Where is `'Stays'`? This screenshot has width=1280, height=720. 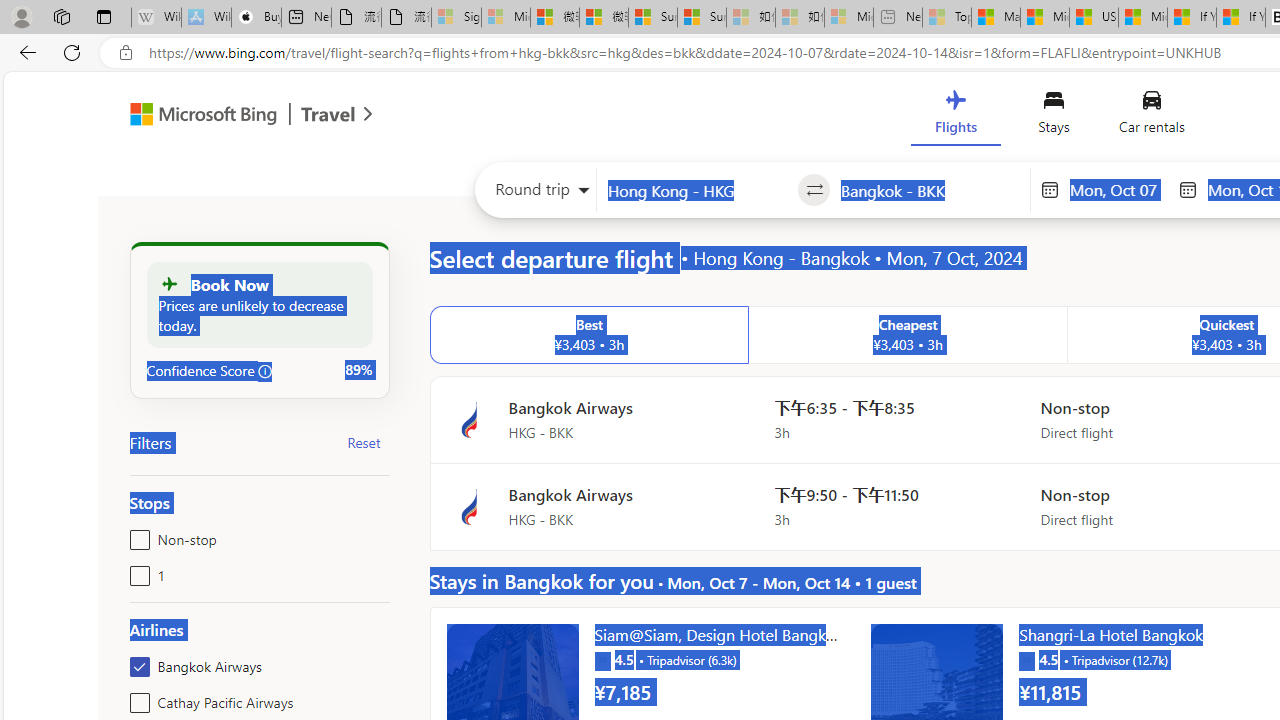
'Stays' is located at coordinates (1053, 117).